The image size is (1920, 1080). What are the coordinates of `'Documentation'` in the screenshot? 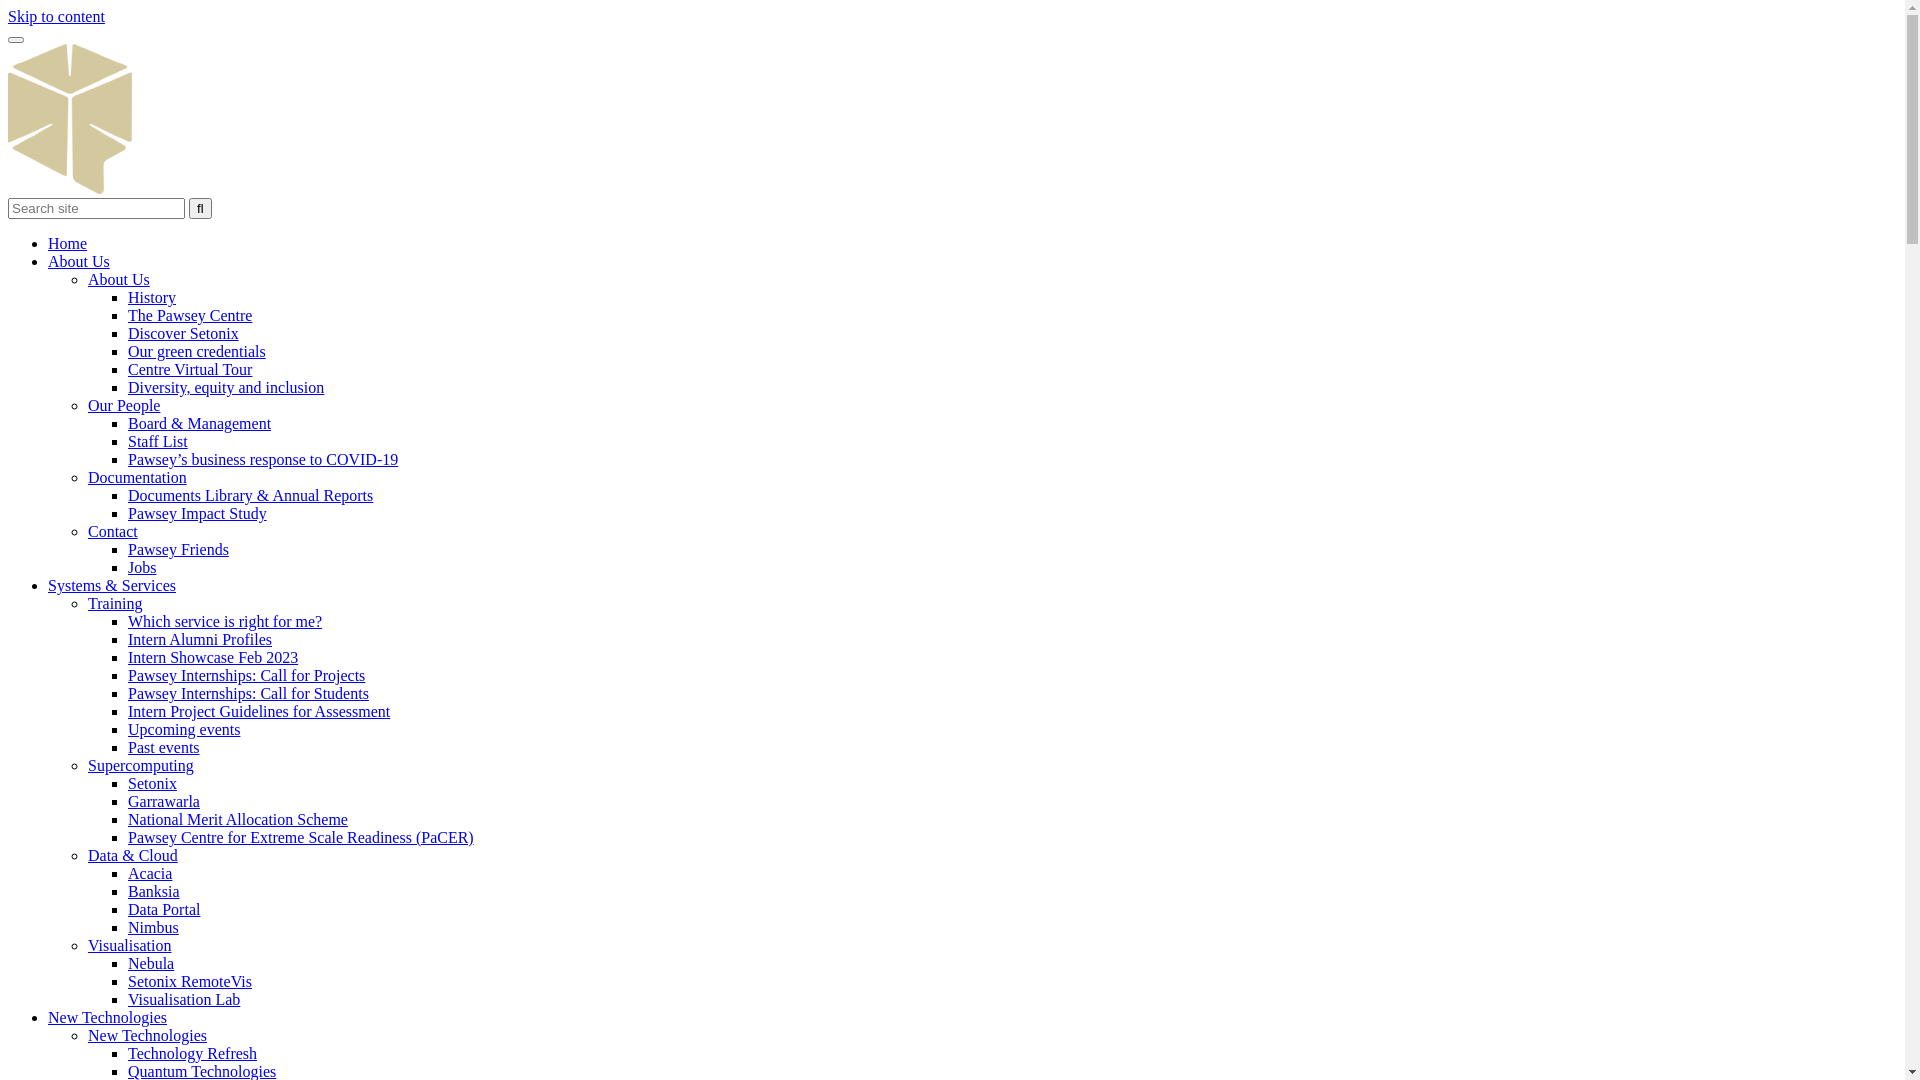 It's located at (136, 477).